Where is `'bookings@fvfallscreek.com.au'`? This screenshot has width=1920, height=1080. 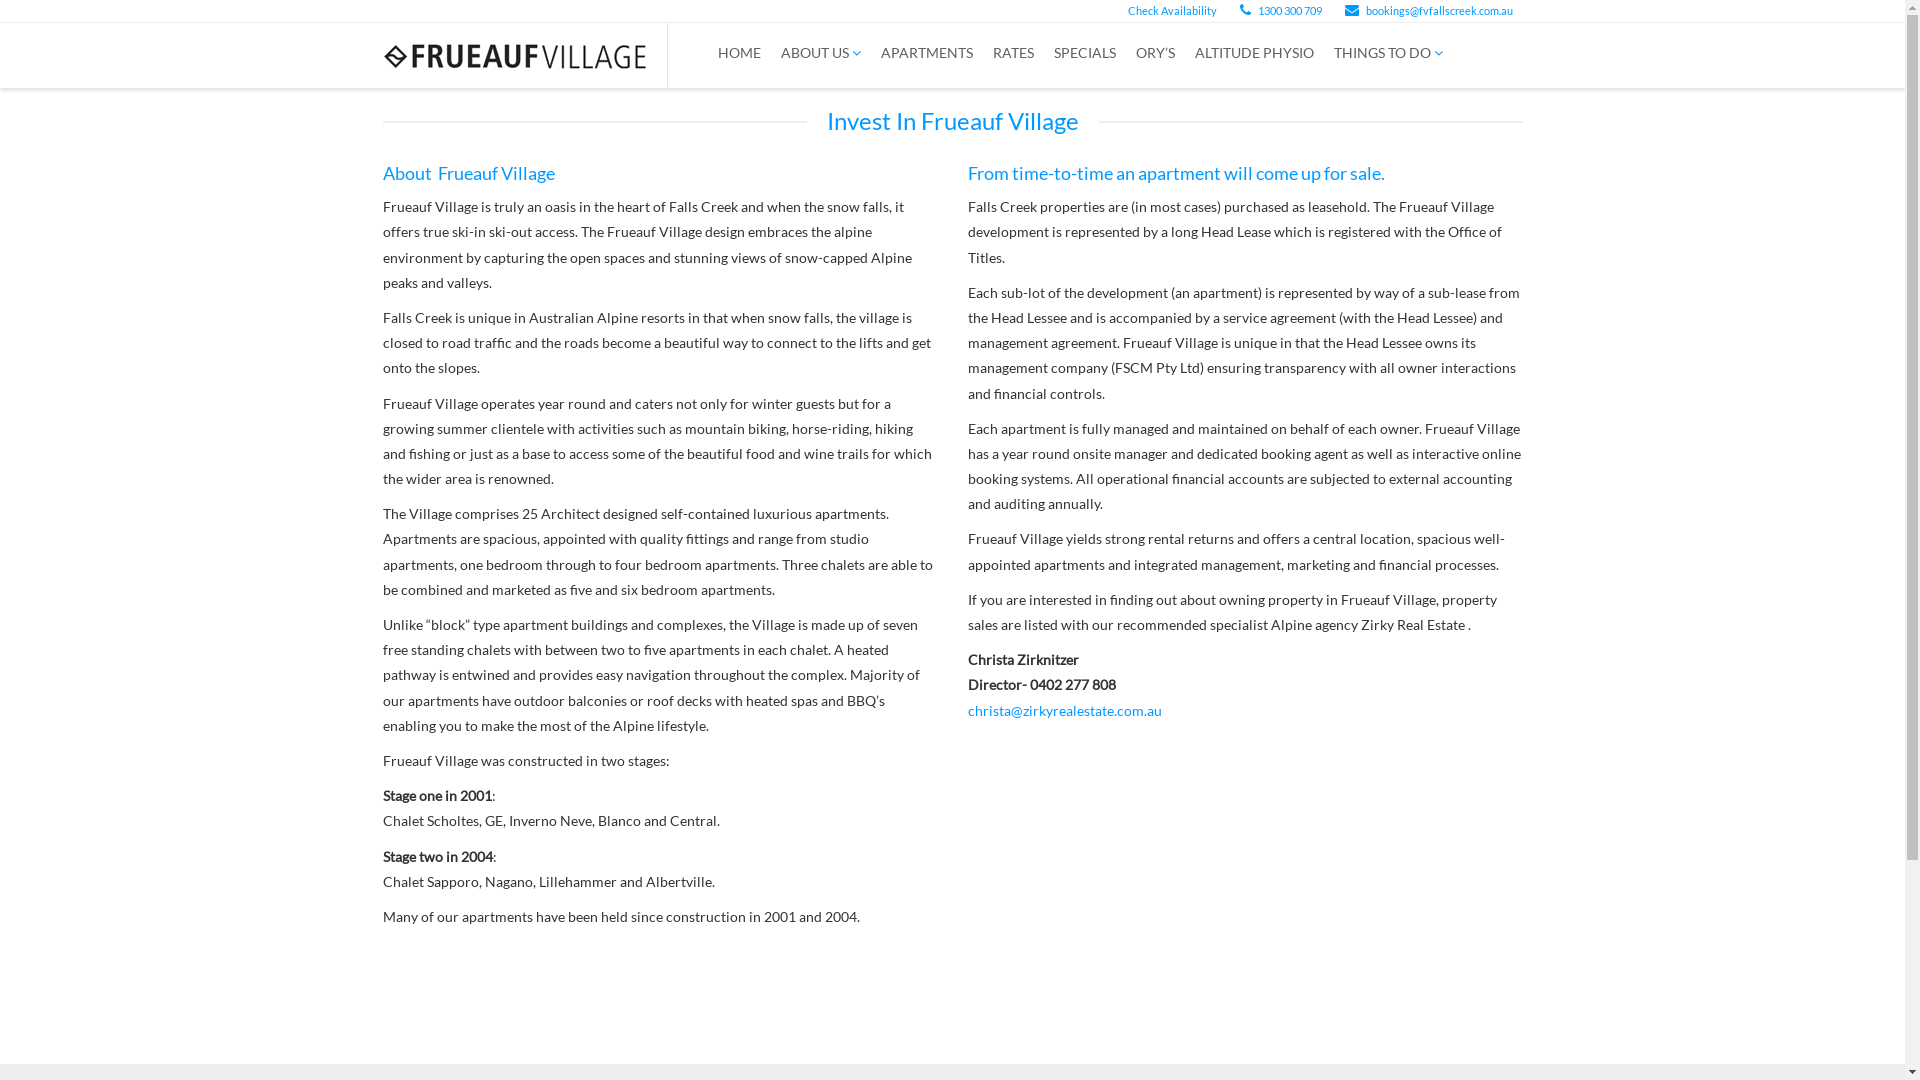 'bookings@fvfallscreek.com.au' is located at coordinates (1426, 10).